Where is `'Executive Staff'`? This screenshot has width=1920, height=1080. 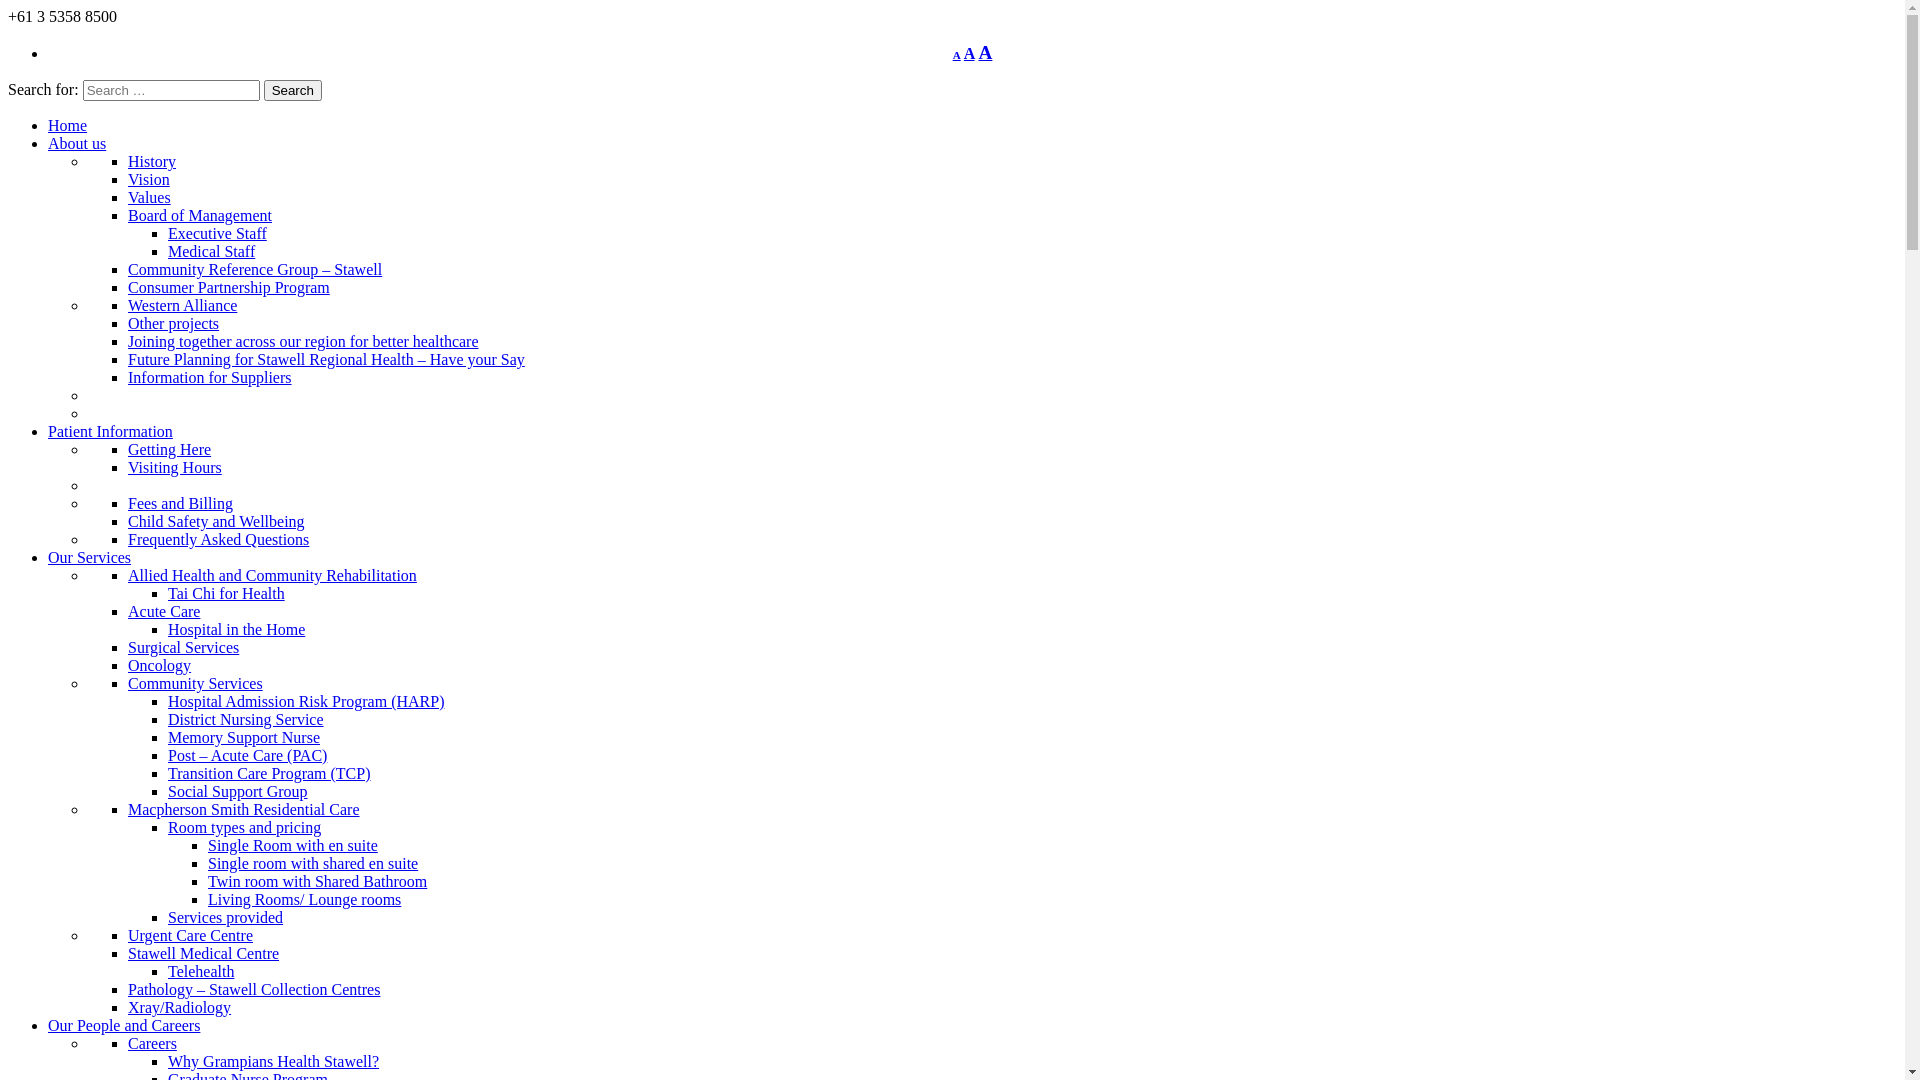 'Executive Staff' is located at coordinates (217, 232).